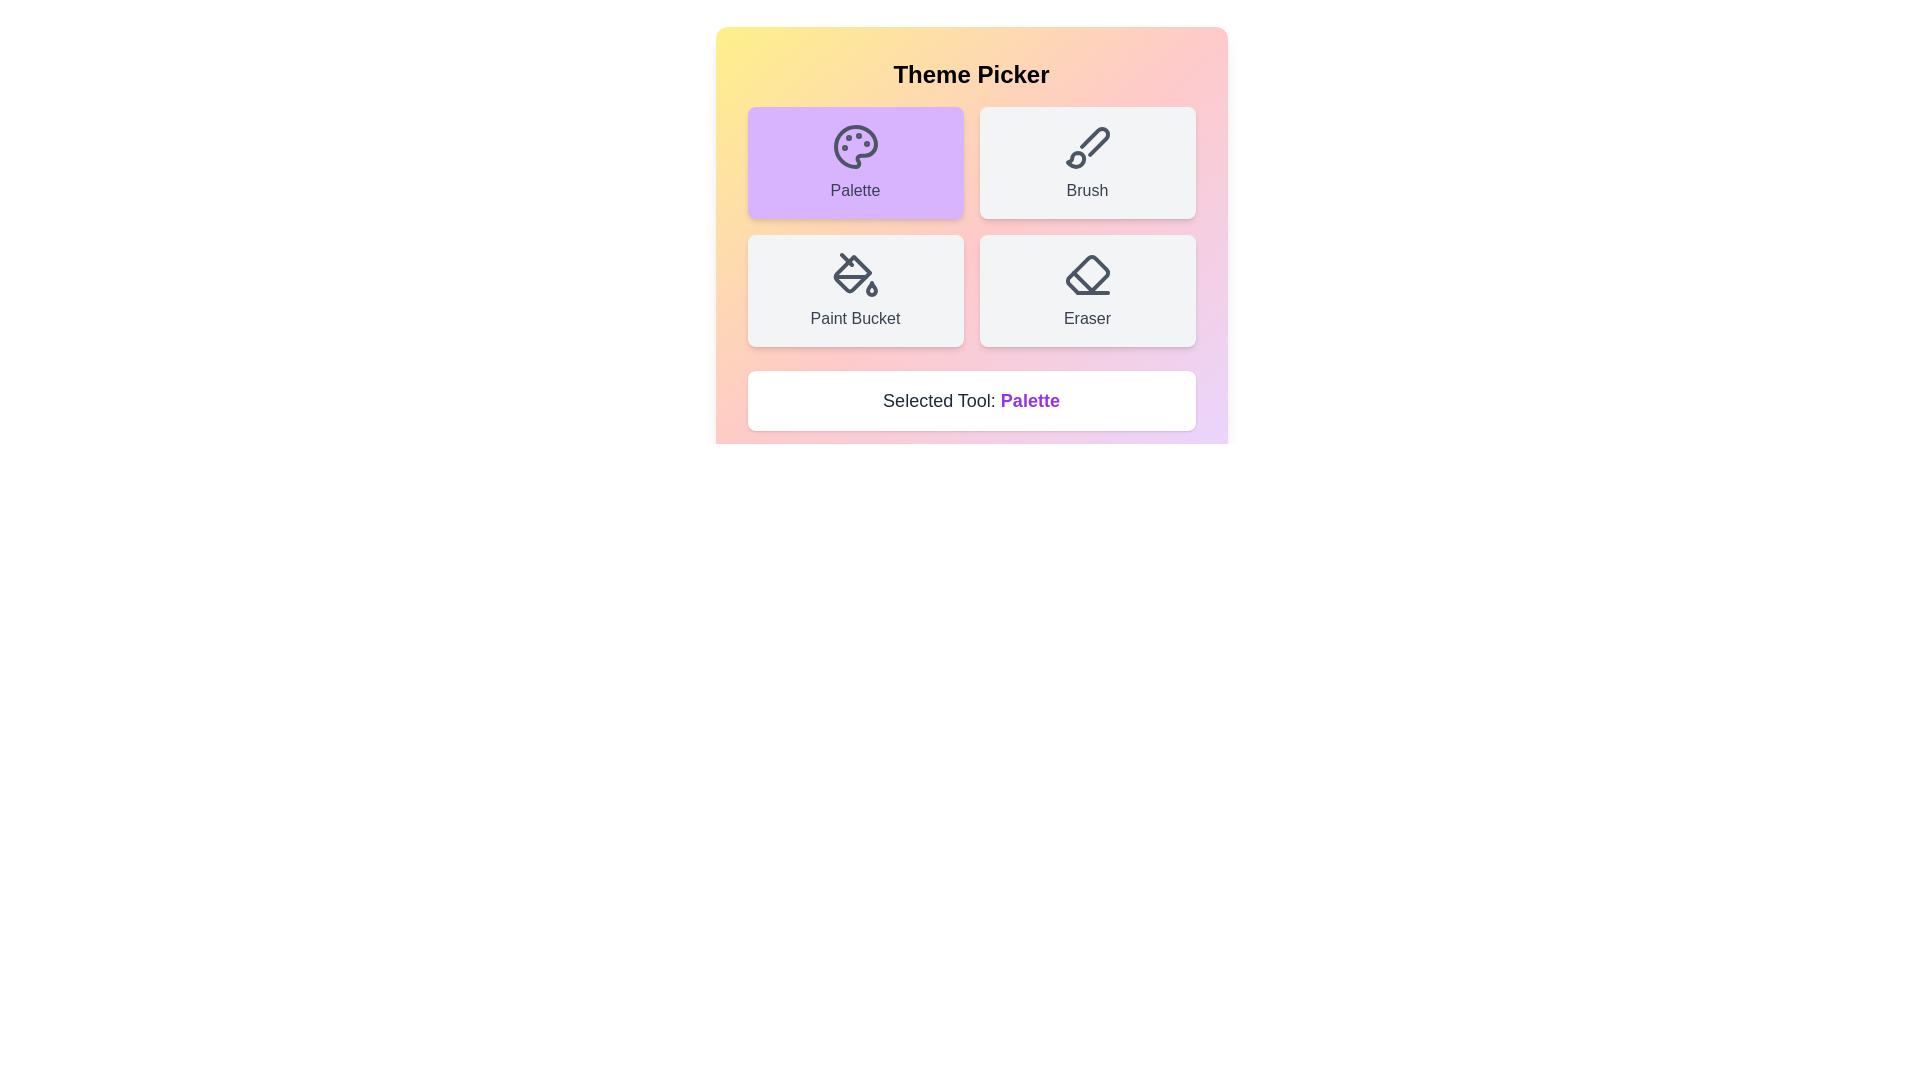 The height and width of the screenshot is (1080, 1920). What do you see at coordinates (855, 161) in the screenshot?
I see `the tool button labeled Palette to observe visual feedback` at bounding box center [855, 161].